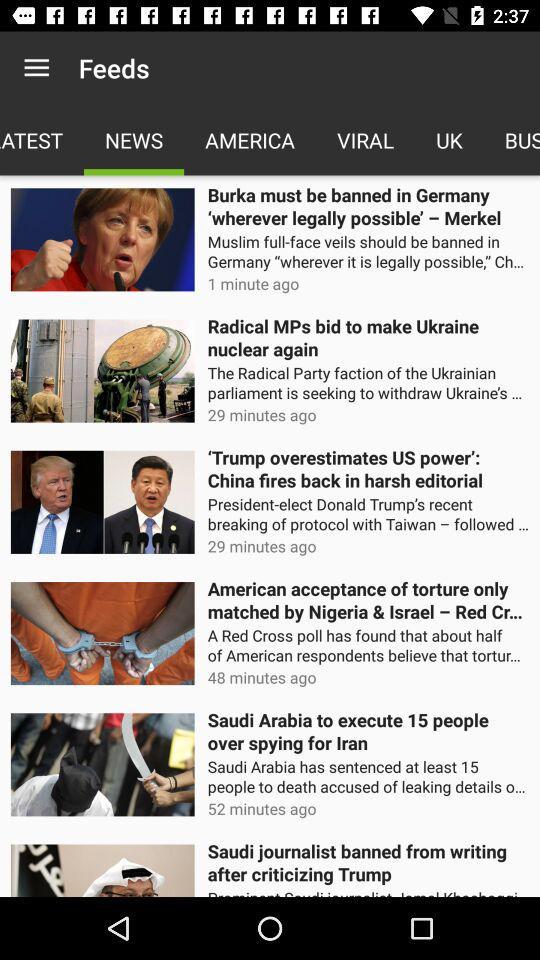 The height and width of the screenshot is (960, 540). I want to click on the latest item, so click(42, 139).